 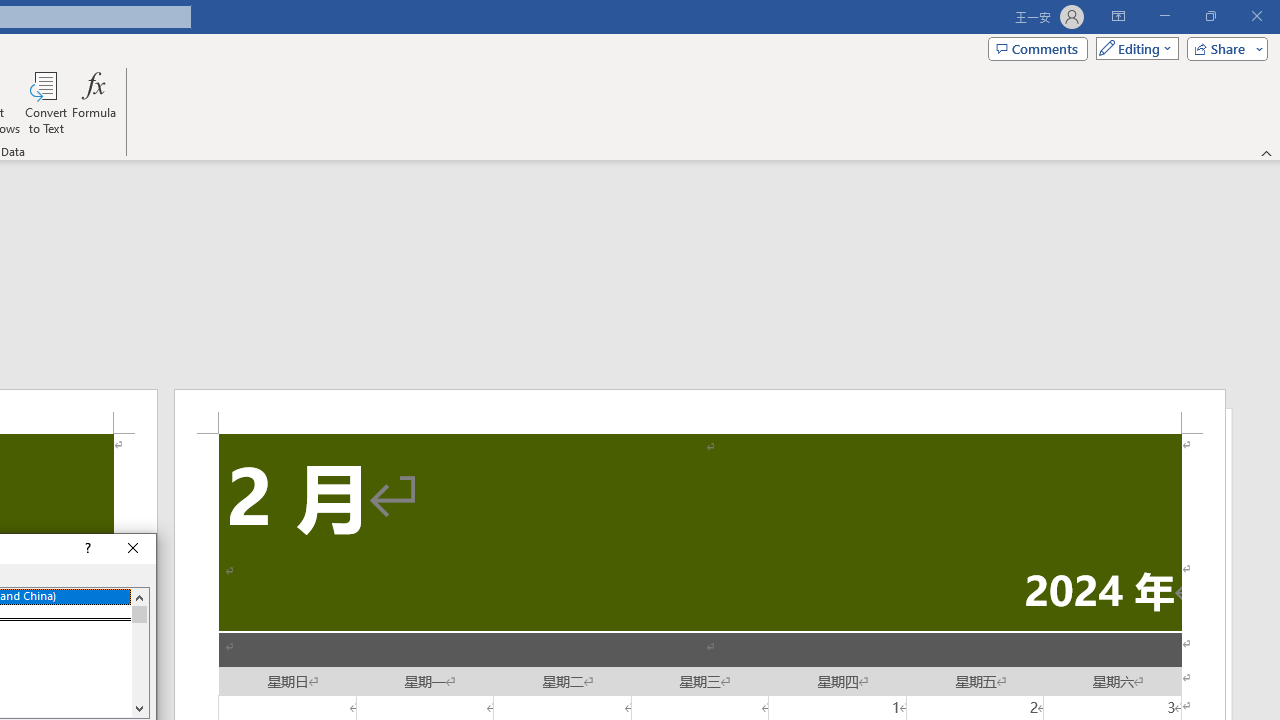 I want to click on 'Header -Section 2-', so click(x=700, y=410).